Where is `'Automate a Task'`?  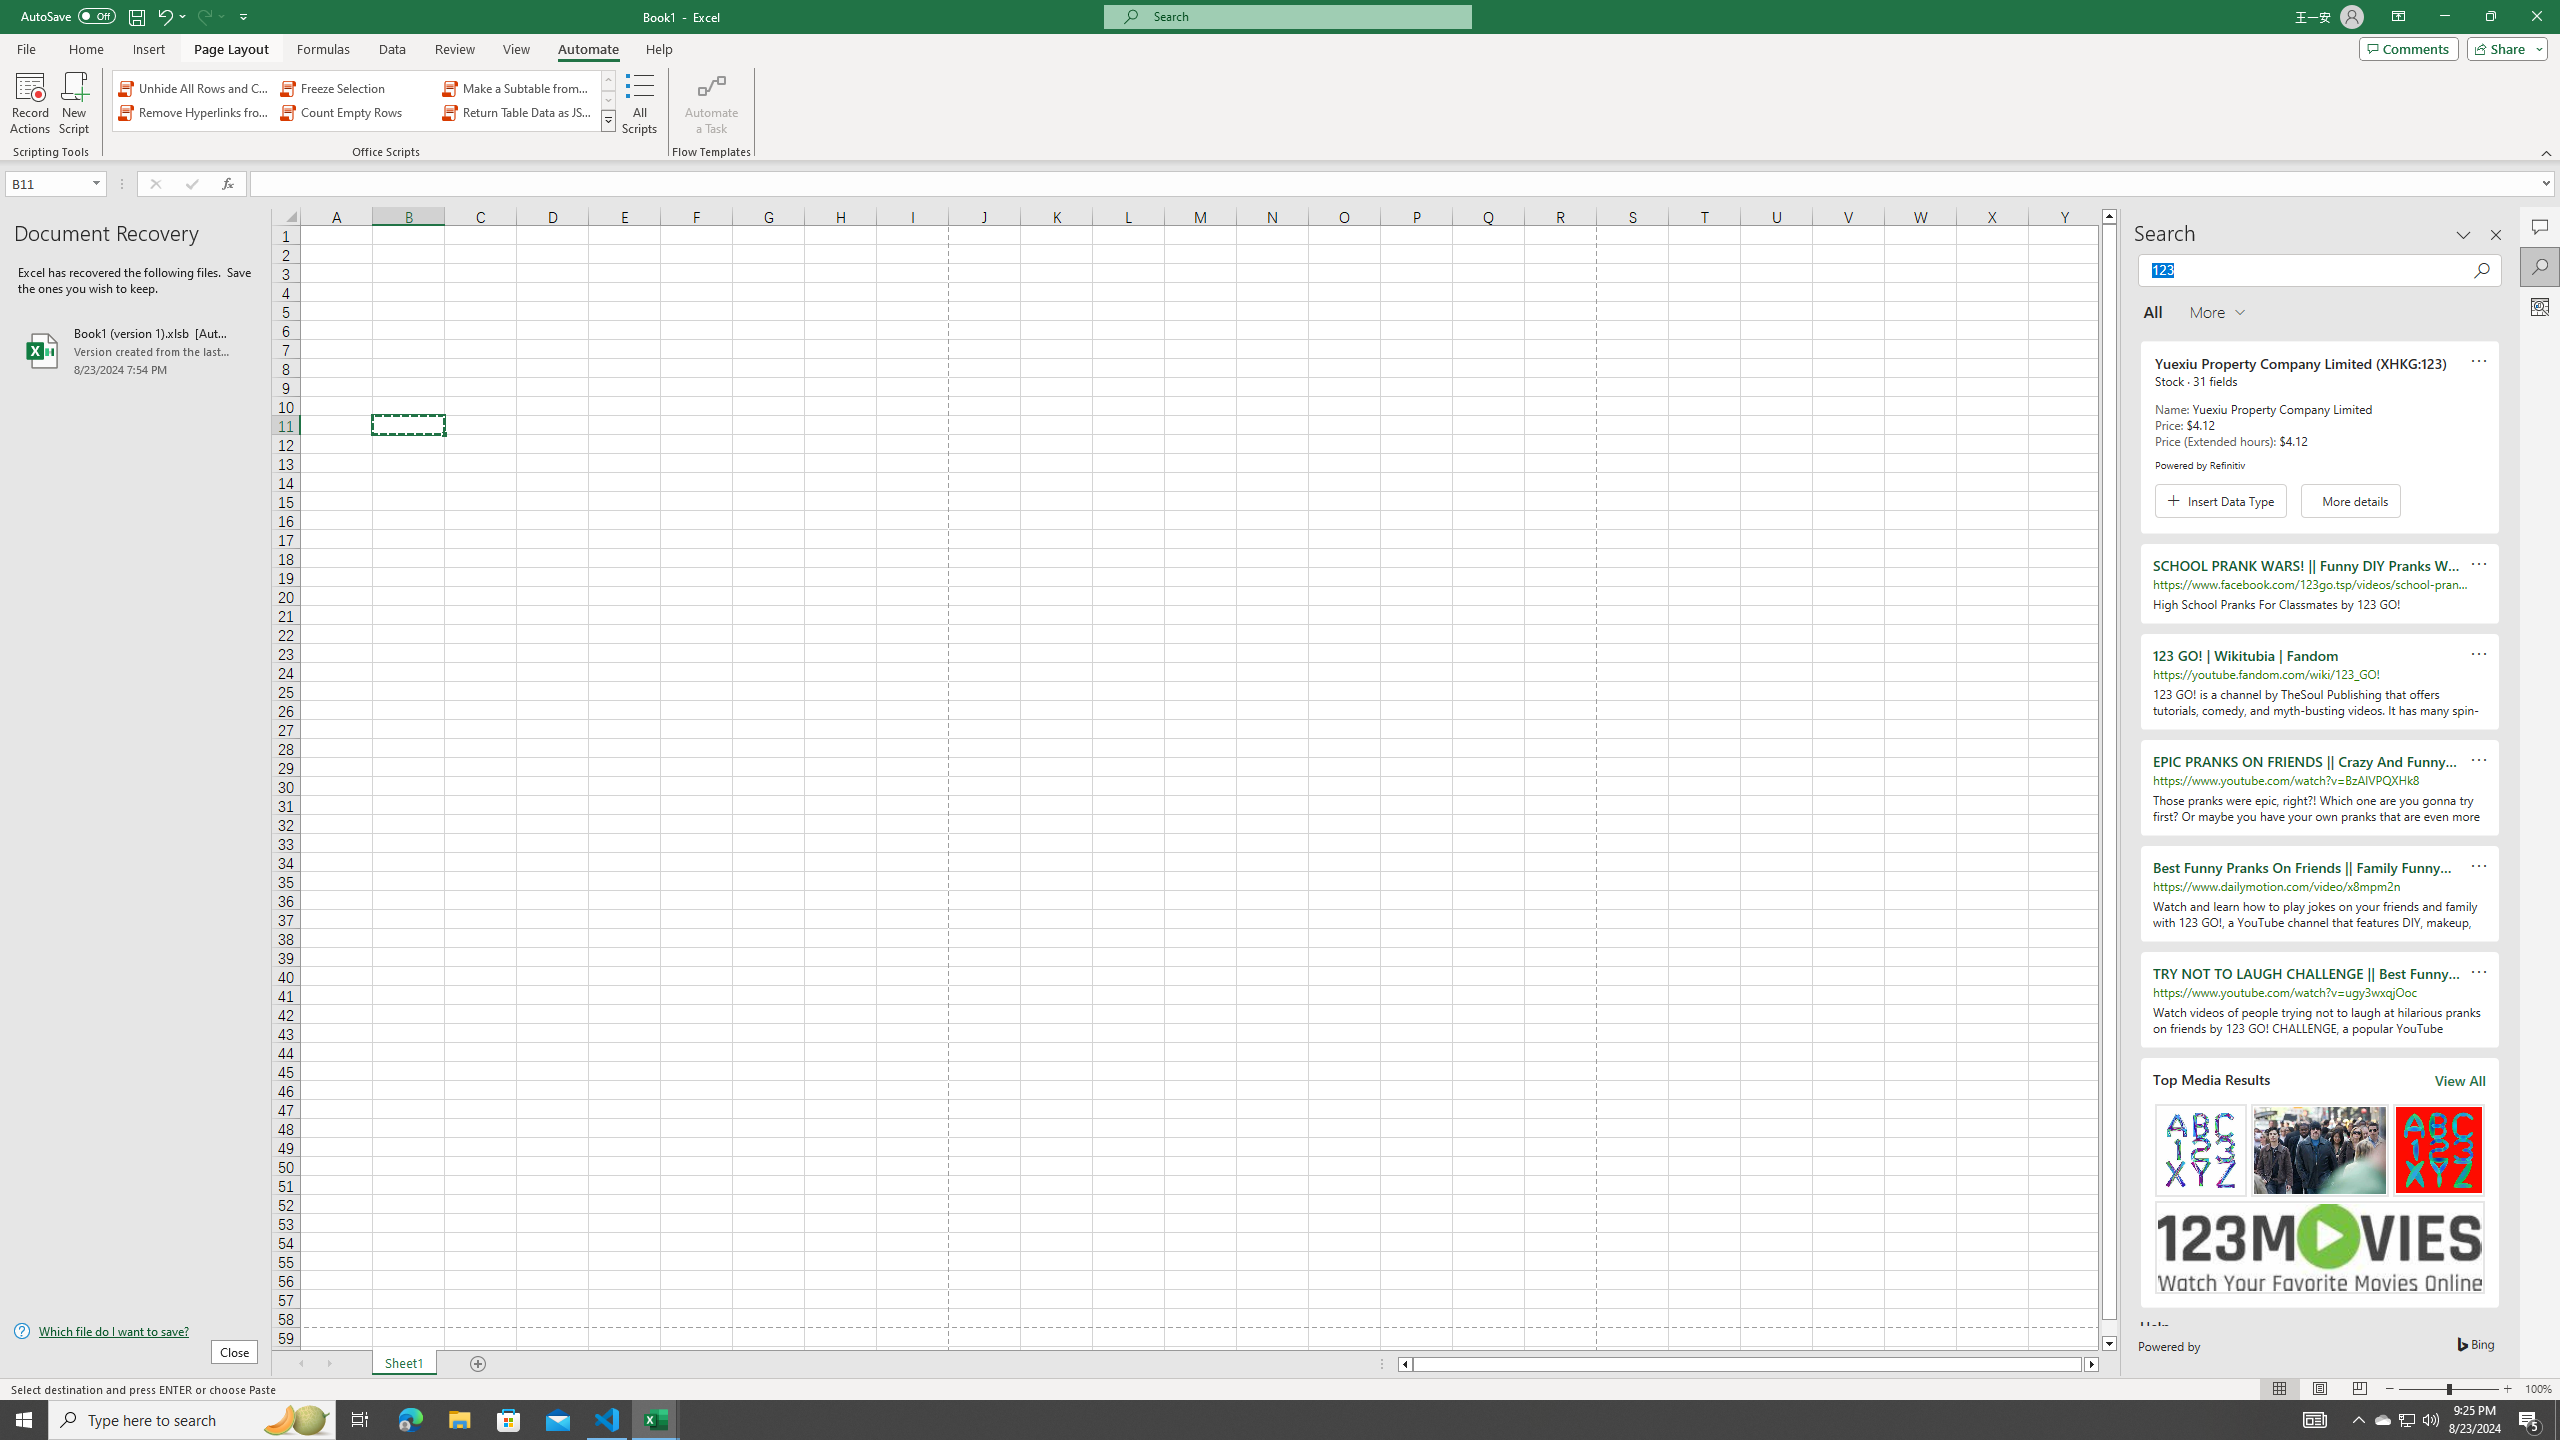 'Automate a Task' is located at coordinates (710, 103).